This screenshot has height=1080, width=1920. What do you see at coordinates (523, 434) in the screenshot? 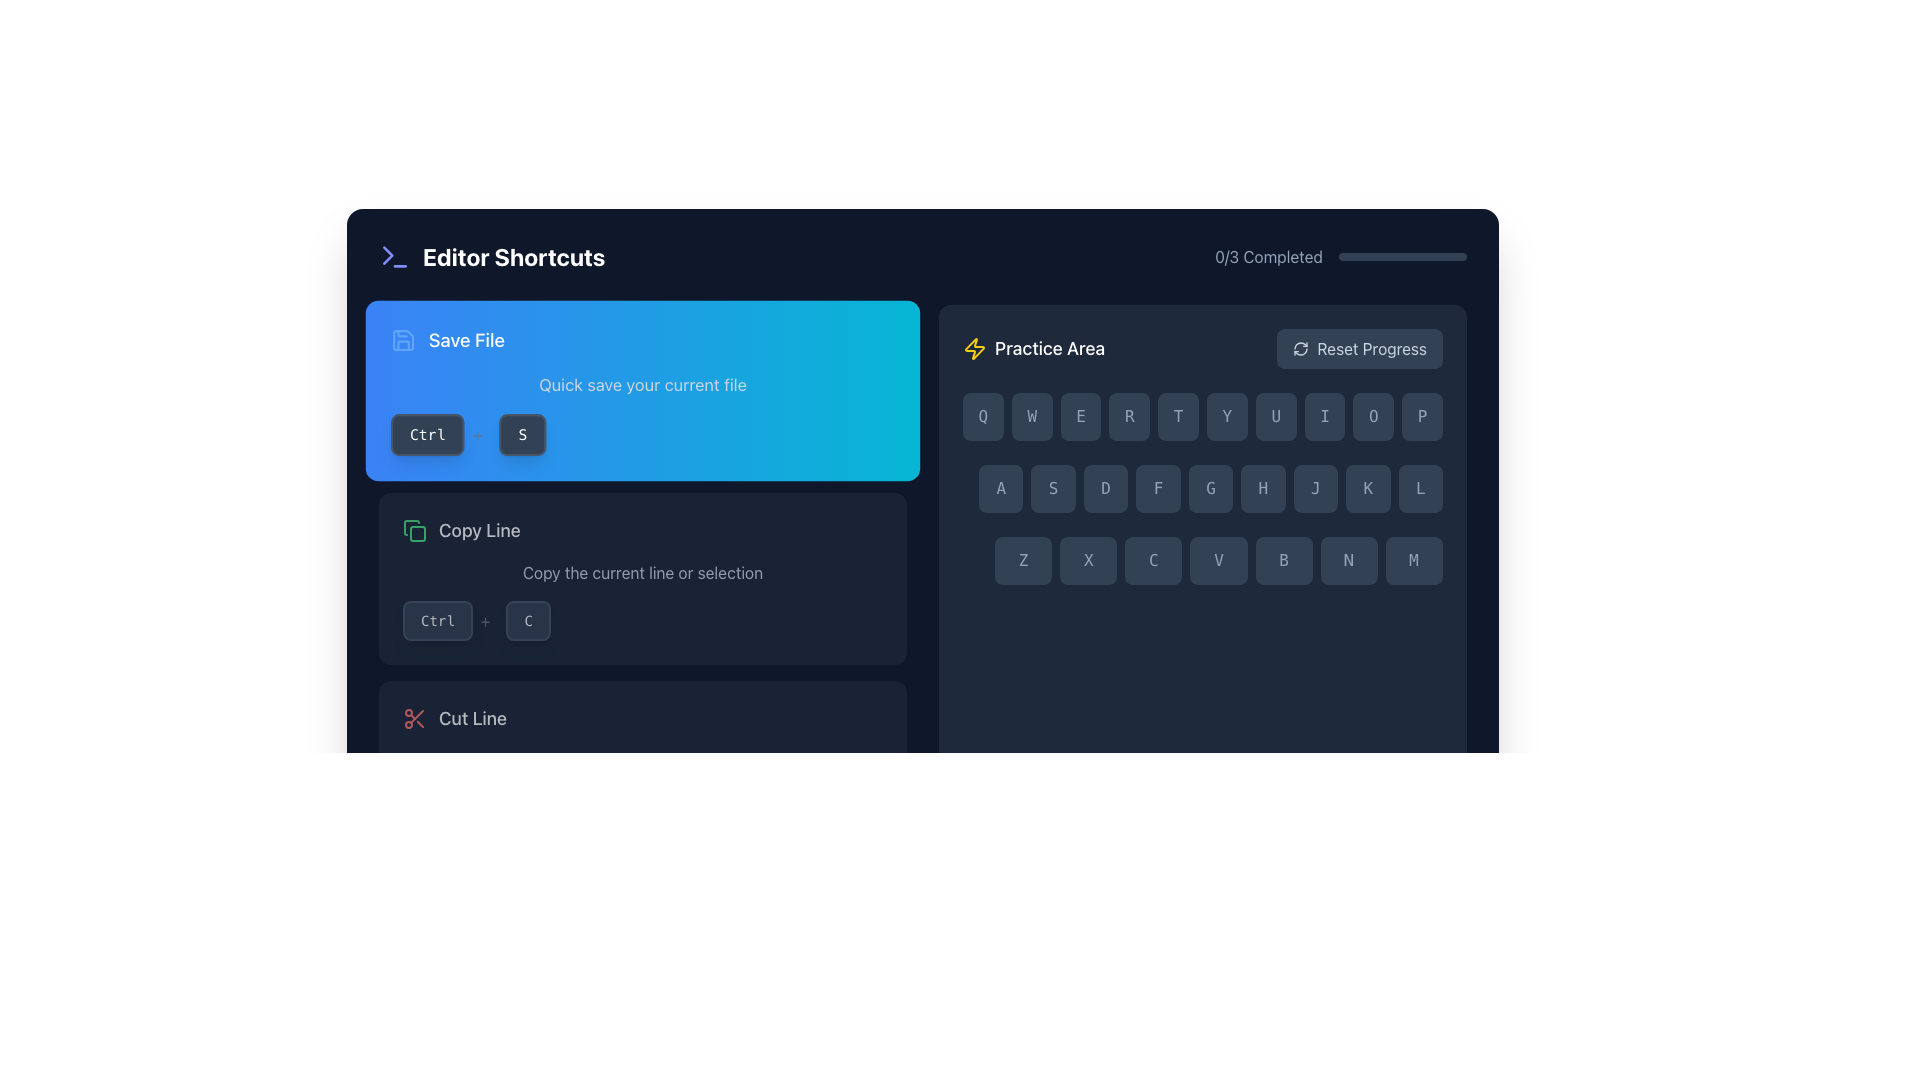
I see `the 'S' key button in the 'Ctrl + S' keyboard shortcut display to simulate the keypress for saving a file` at bounding box center [523, 434].